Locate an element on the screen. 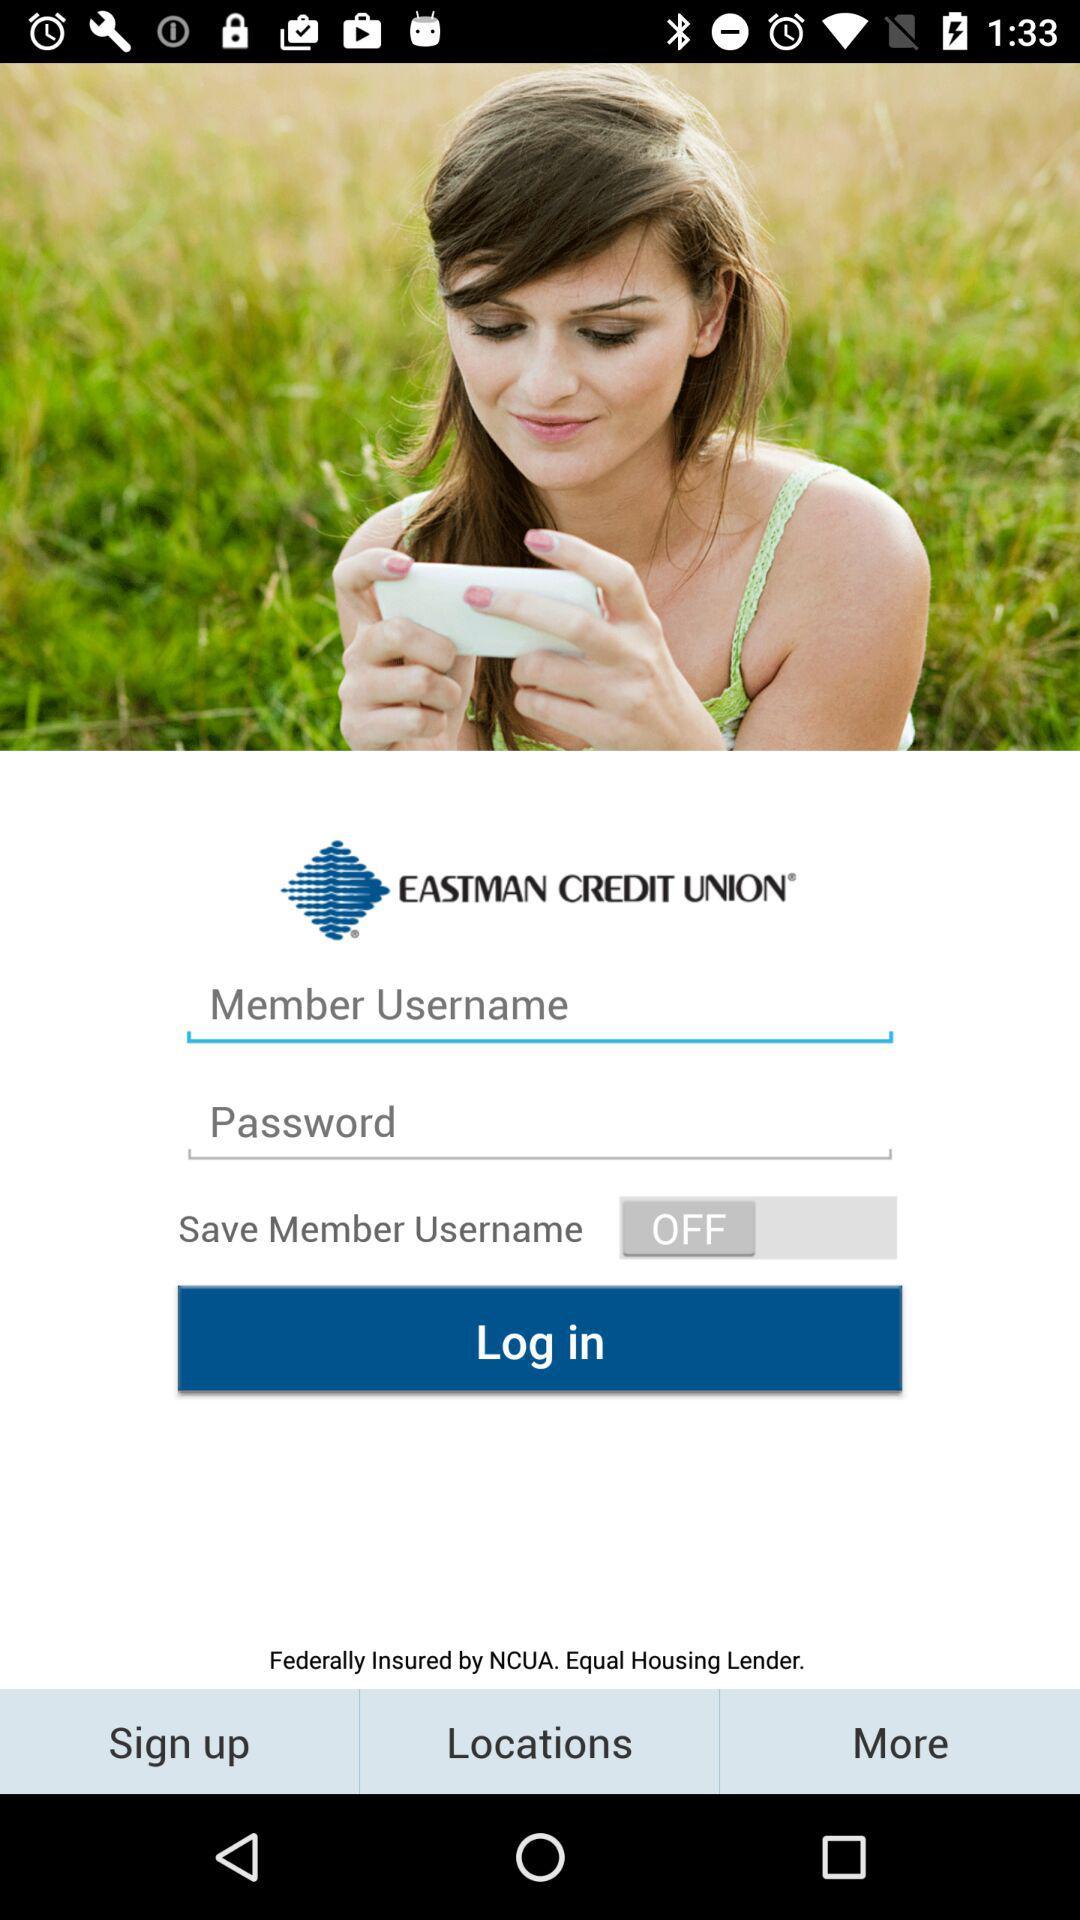  more is located at coordinates (898, 1740).